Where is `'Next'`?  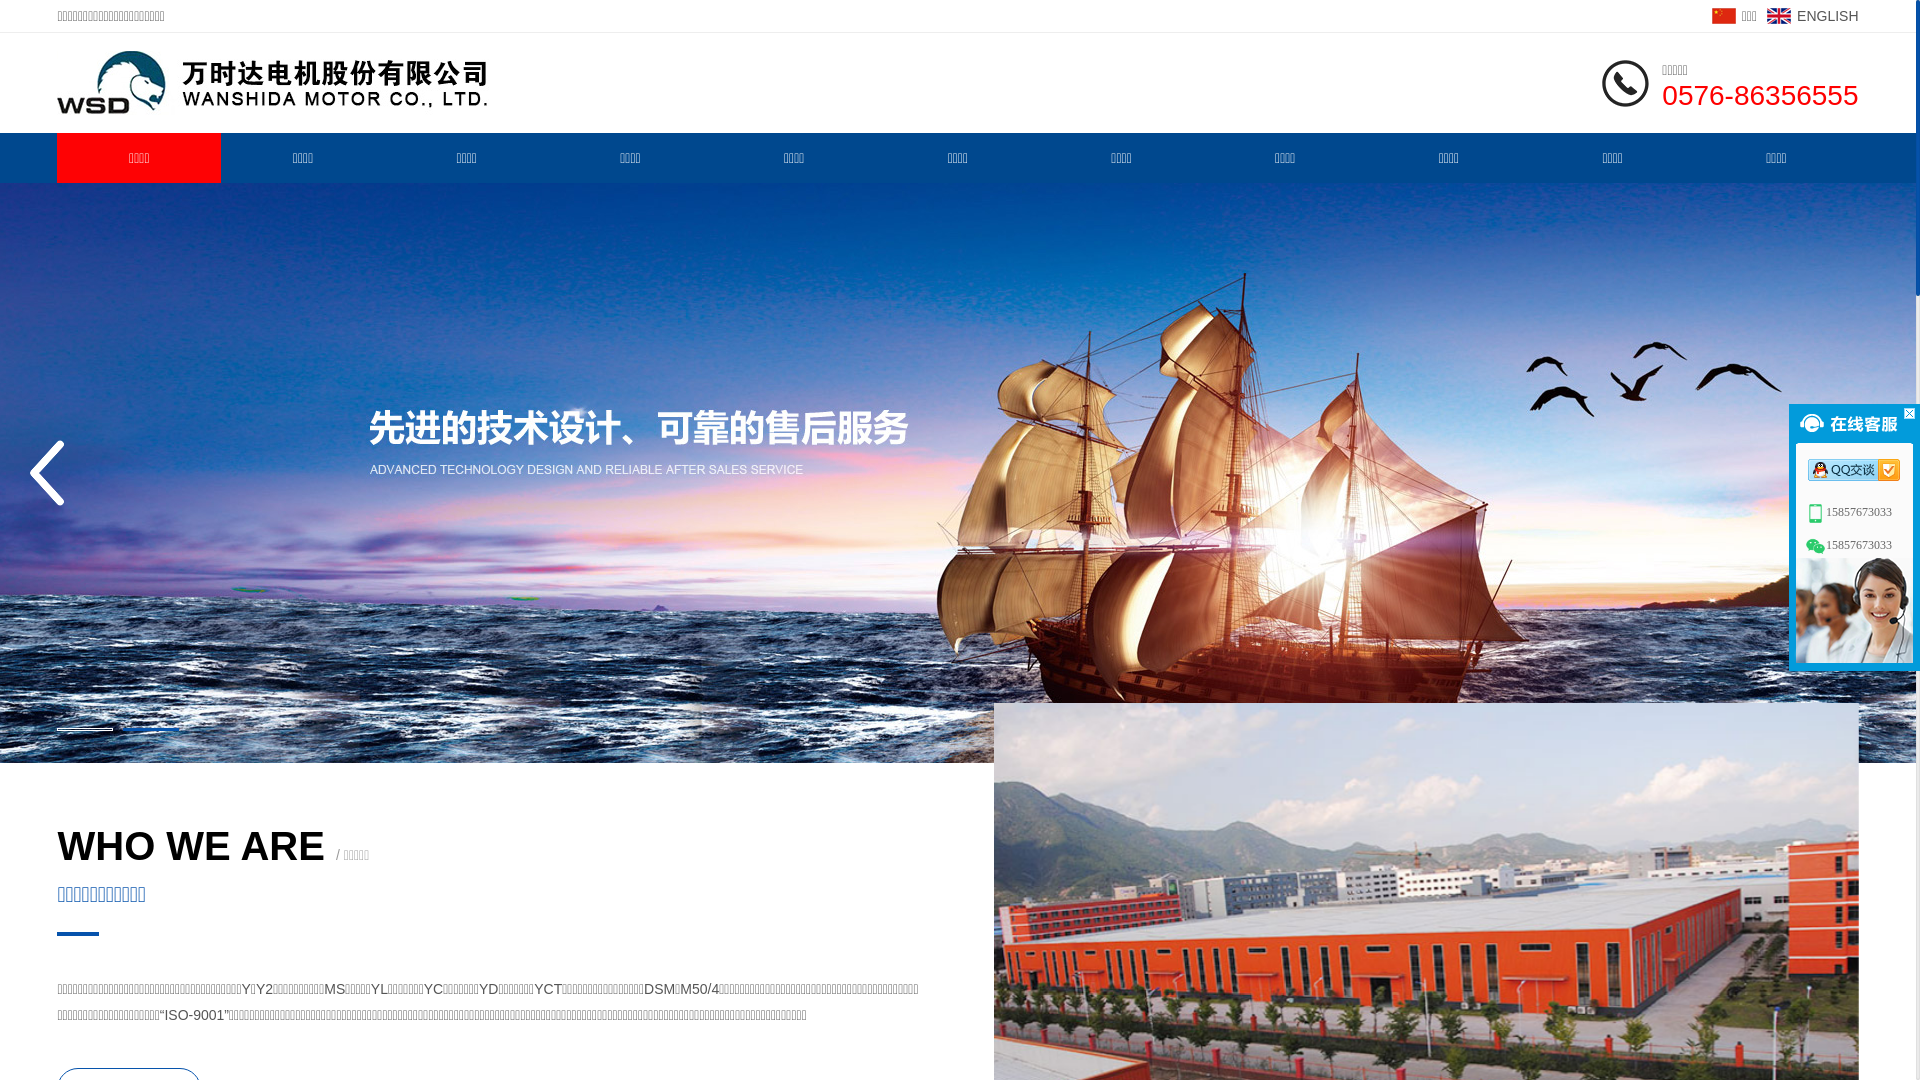 'Next' is located at coordinates (1851, 473).